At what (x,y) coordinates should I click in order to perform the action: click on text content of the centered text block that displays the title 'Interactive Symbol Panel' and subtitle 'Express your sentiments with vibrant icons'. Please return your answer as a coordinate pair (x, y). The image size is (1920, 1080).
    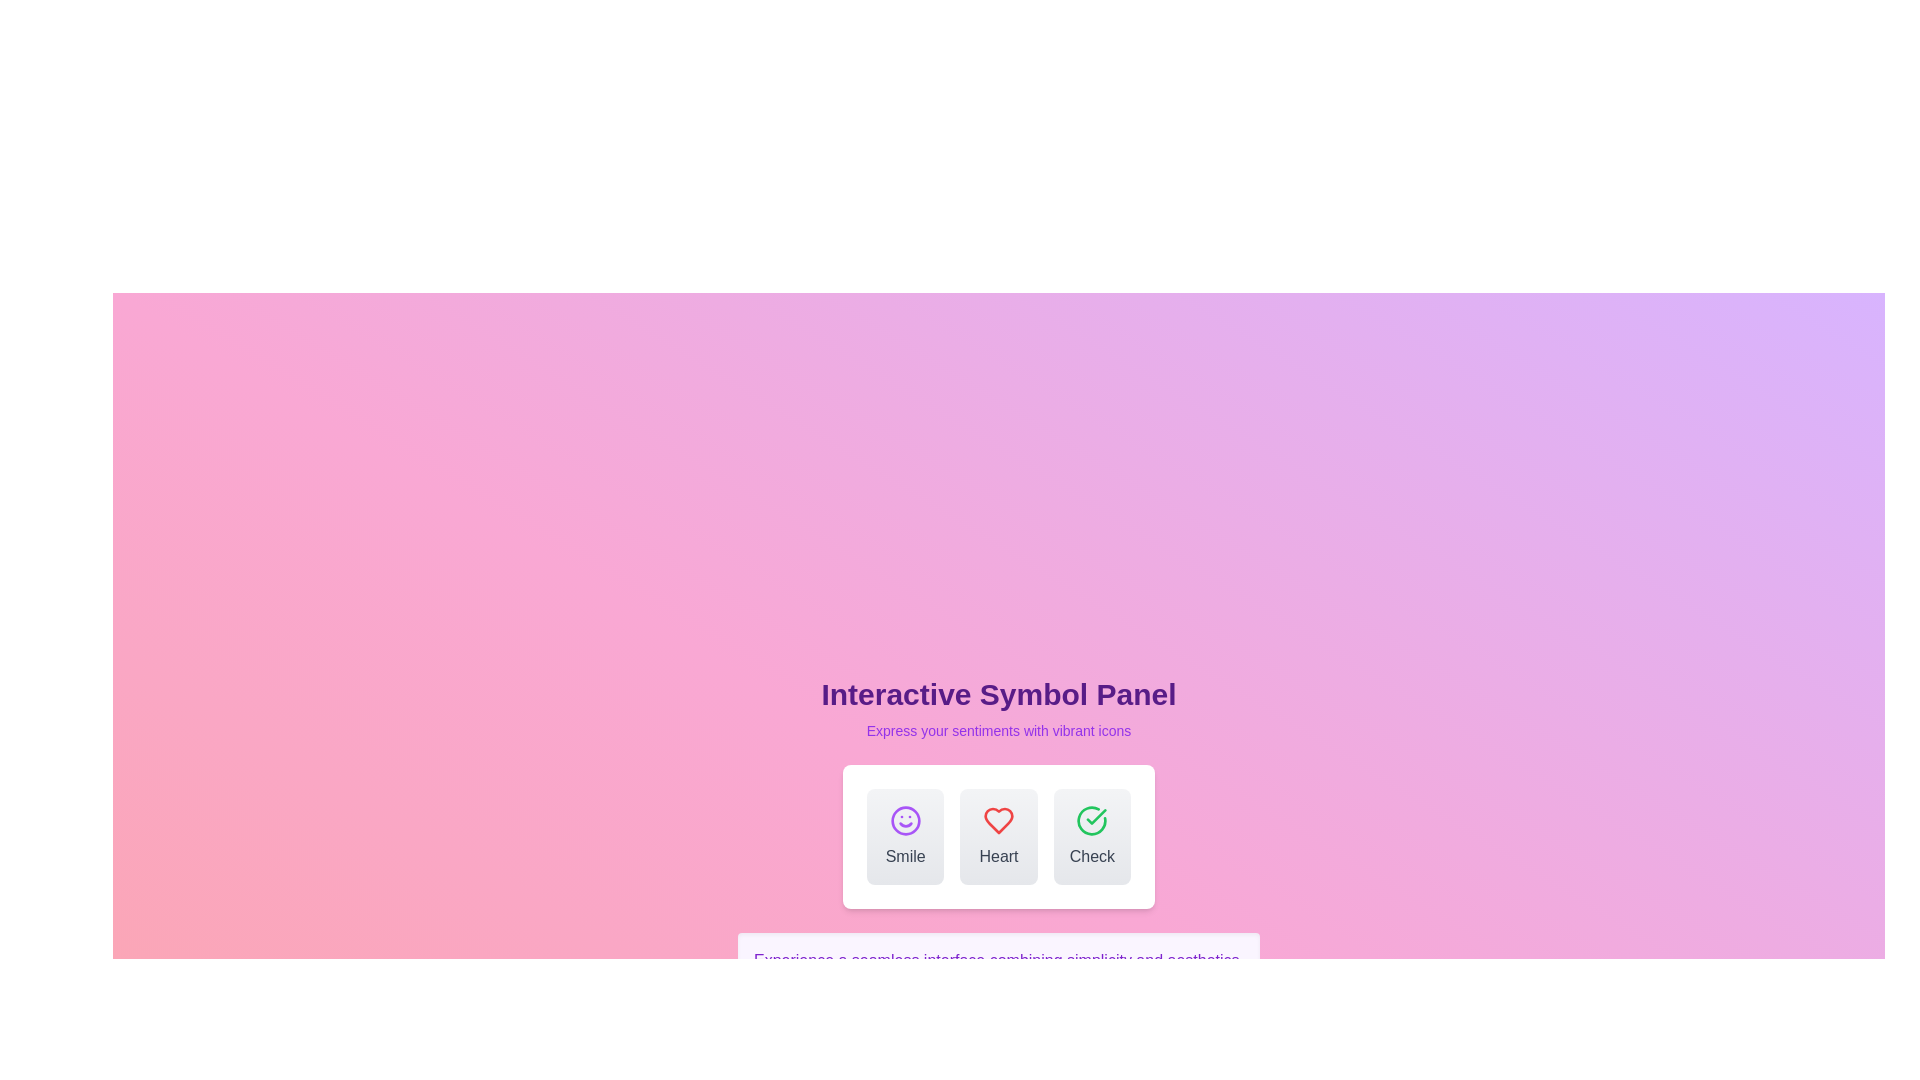
    Looking at the image, I should click on (998, 708).